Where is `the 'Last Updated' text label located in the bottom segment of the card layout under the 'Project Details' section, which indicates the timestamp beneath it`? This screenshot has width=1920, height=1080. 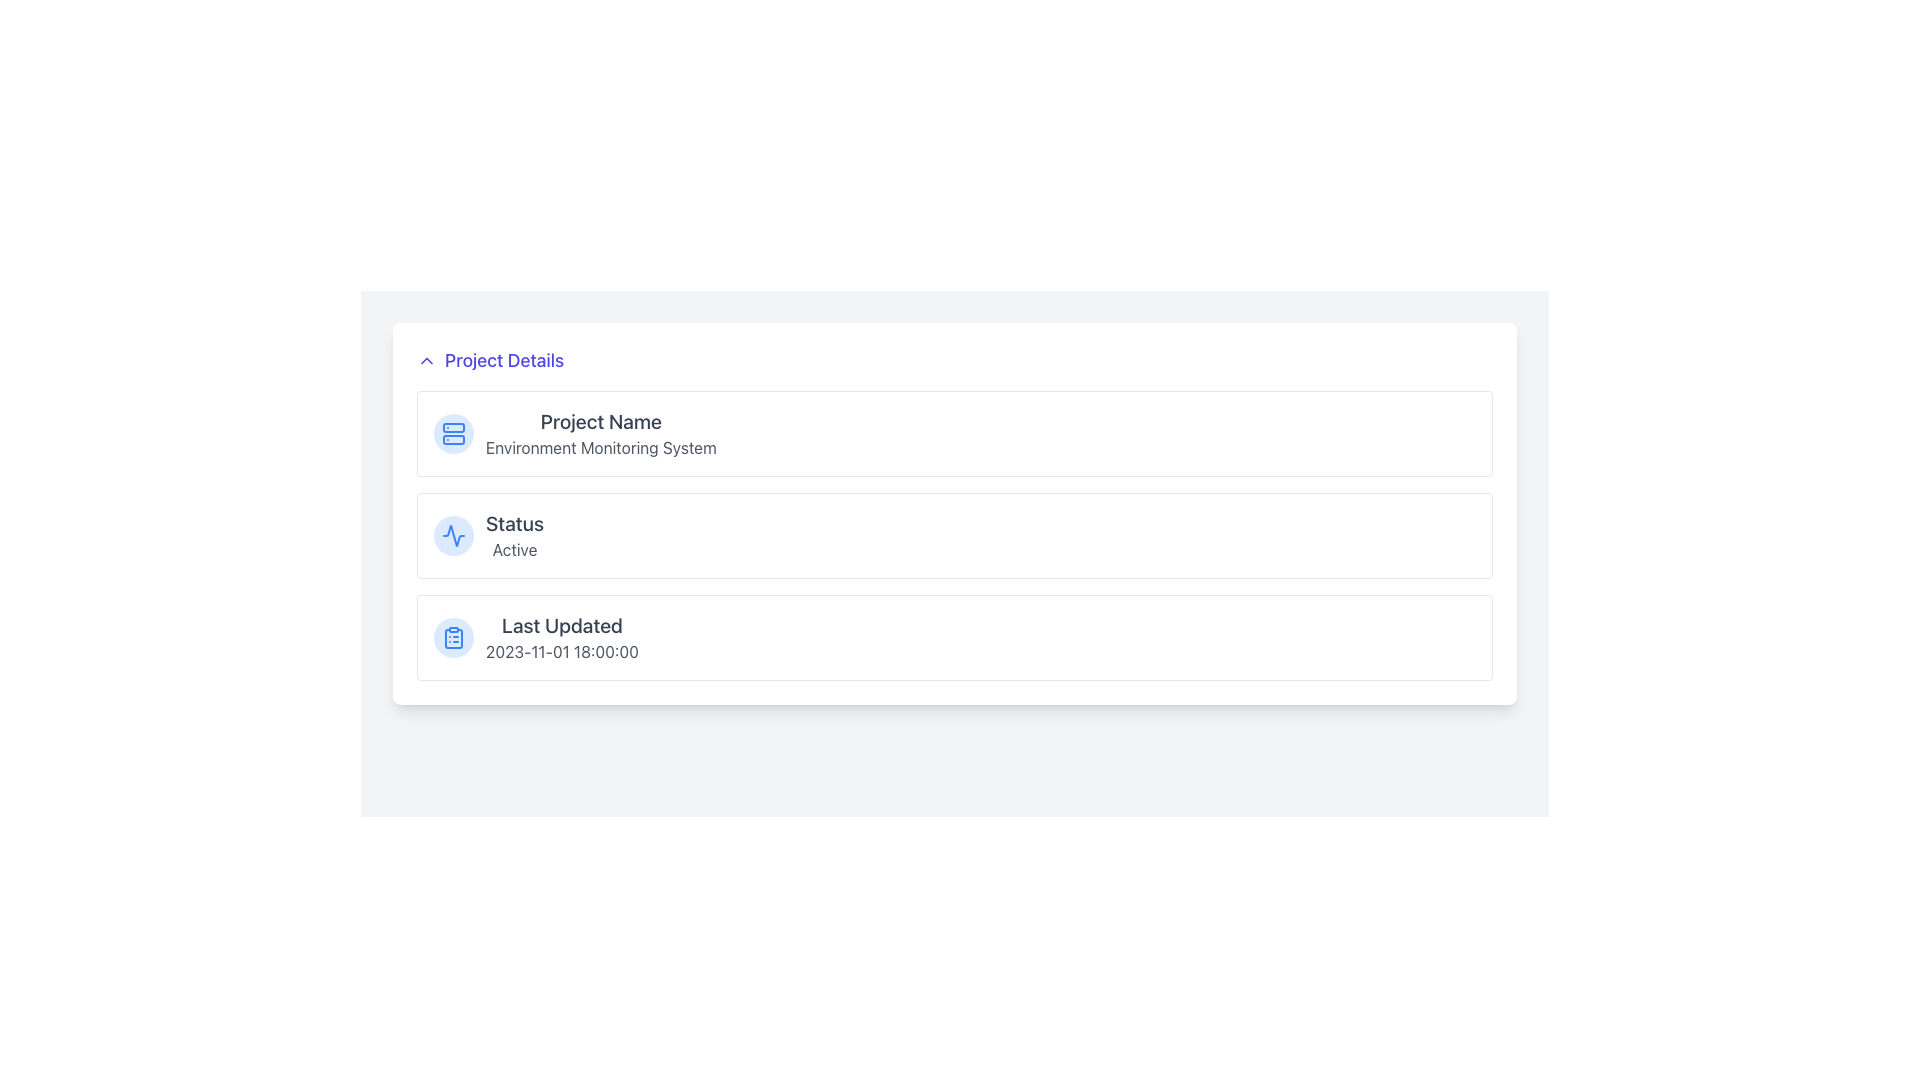 the 'Last Updated' text label located in the bottom segment of the card layout under the 'Project Details' section, which indicates the timestamp beneath it is located at coordinates (561, 624).